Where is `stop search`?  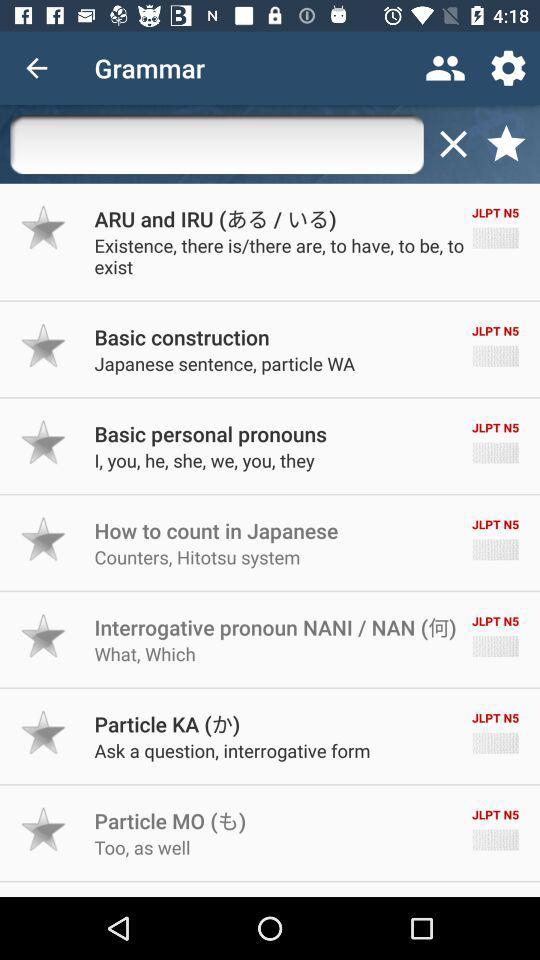 stop search is located at coordinates (453, 143).